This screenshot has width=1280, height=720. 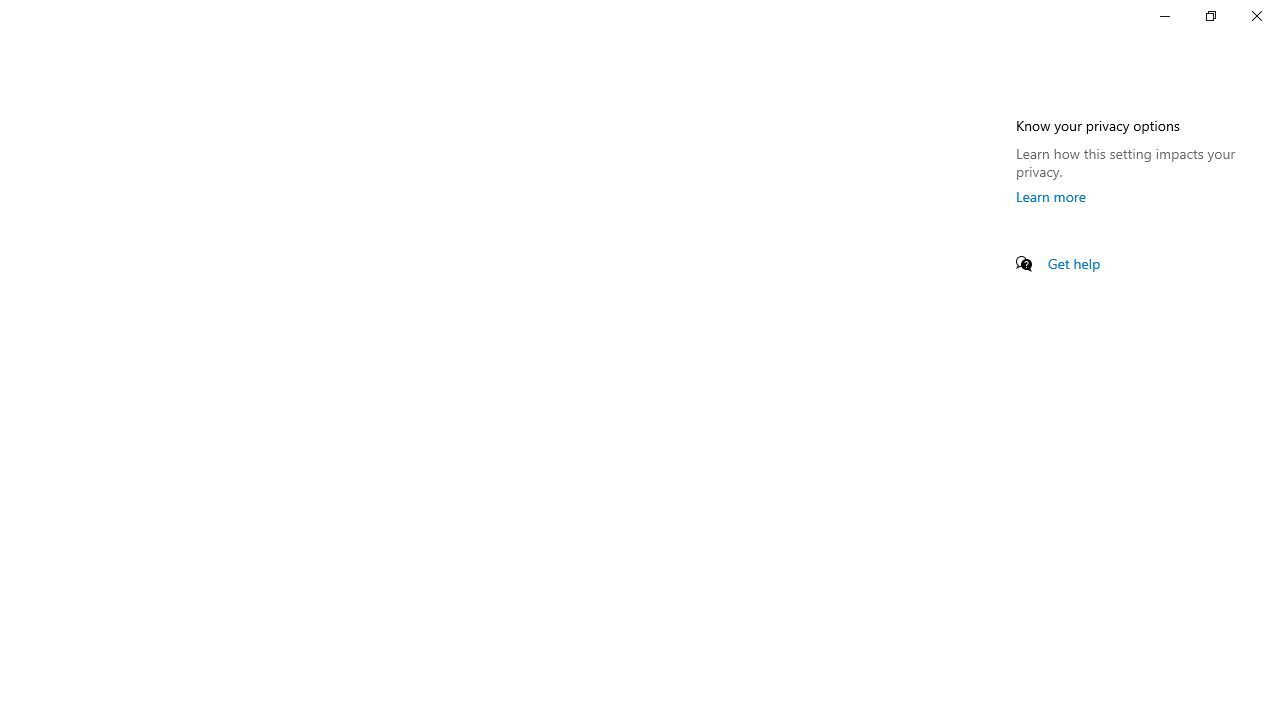 I want to click on 'Close Settings', so click(x=1255, y=15).